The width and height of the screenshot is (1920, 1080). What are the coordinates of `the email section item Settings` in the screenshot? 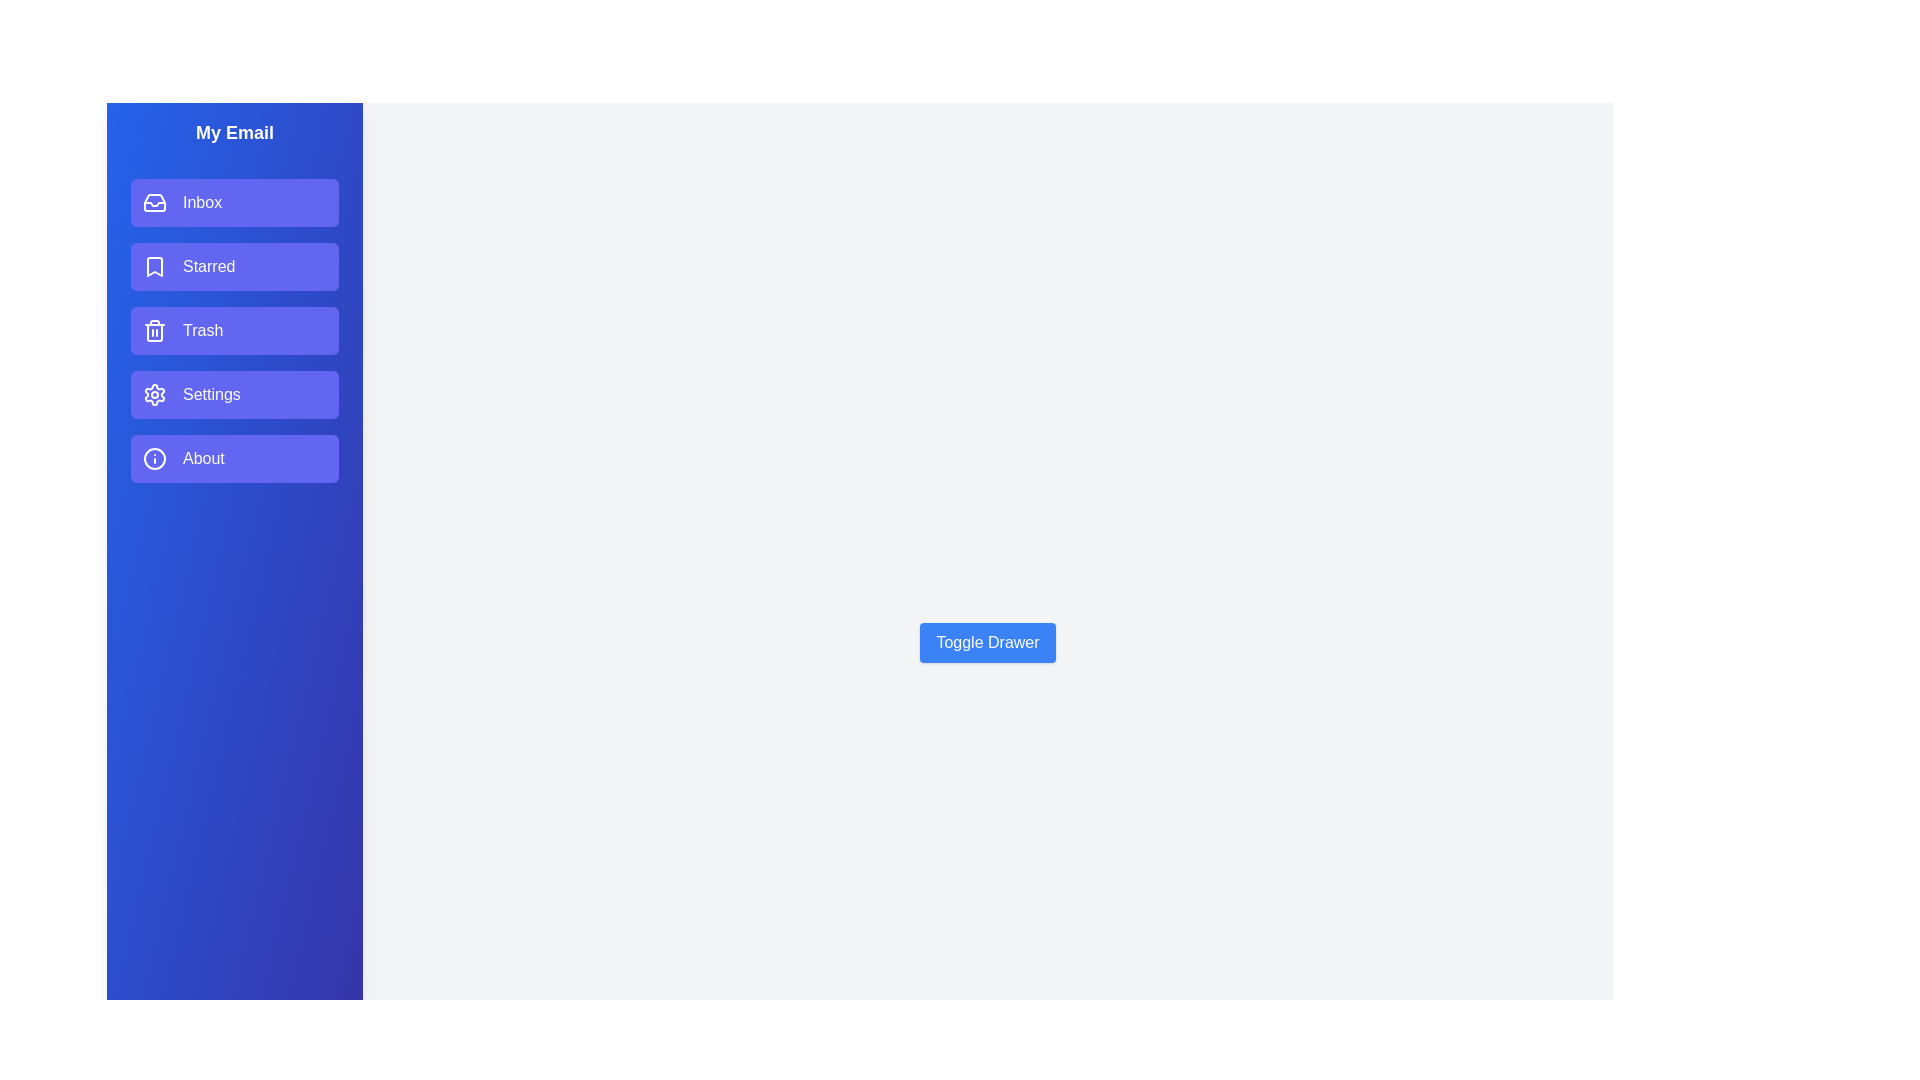 It's located at (235, 394).